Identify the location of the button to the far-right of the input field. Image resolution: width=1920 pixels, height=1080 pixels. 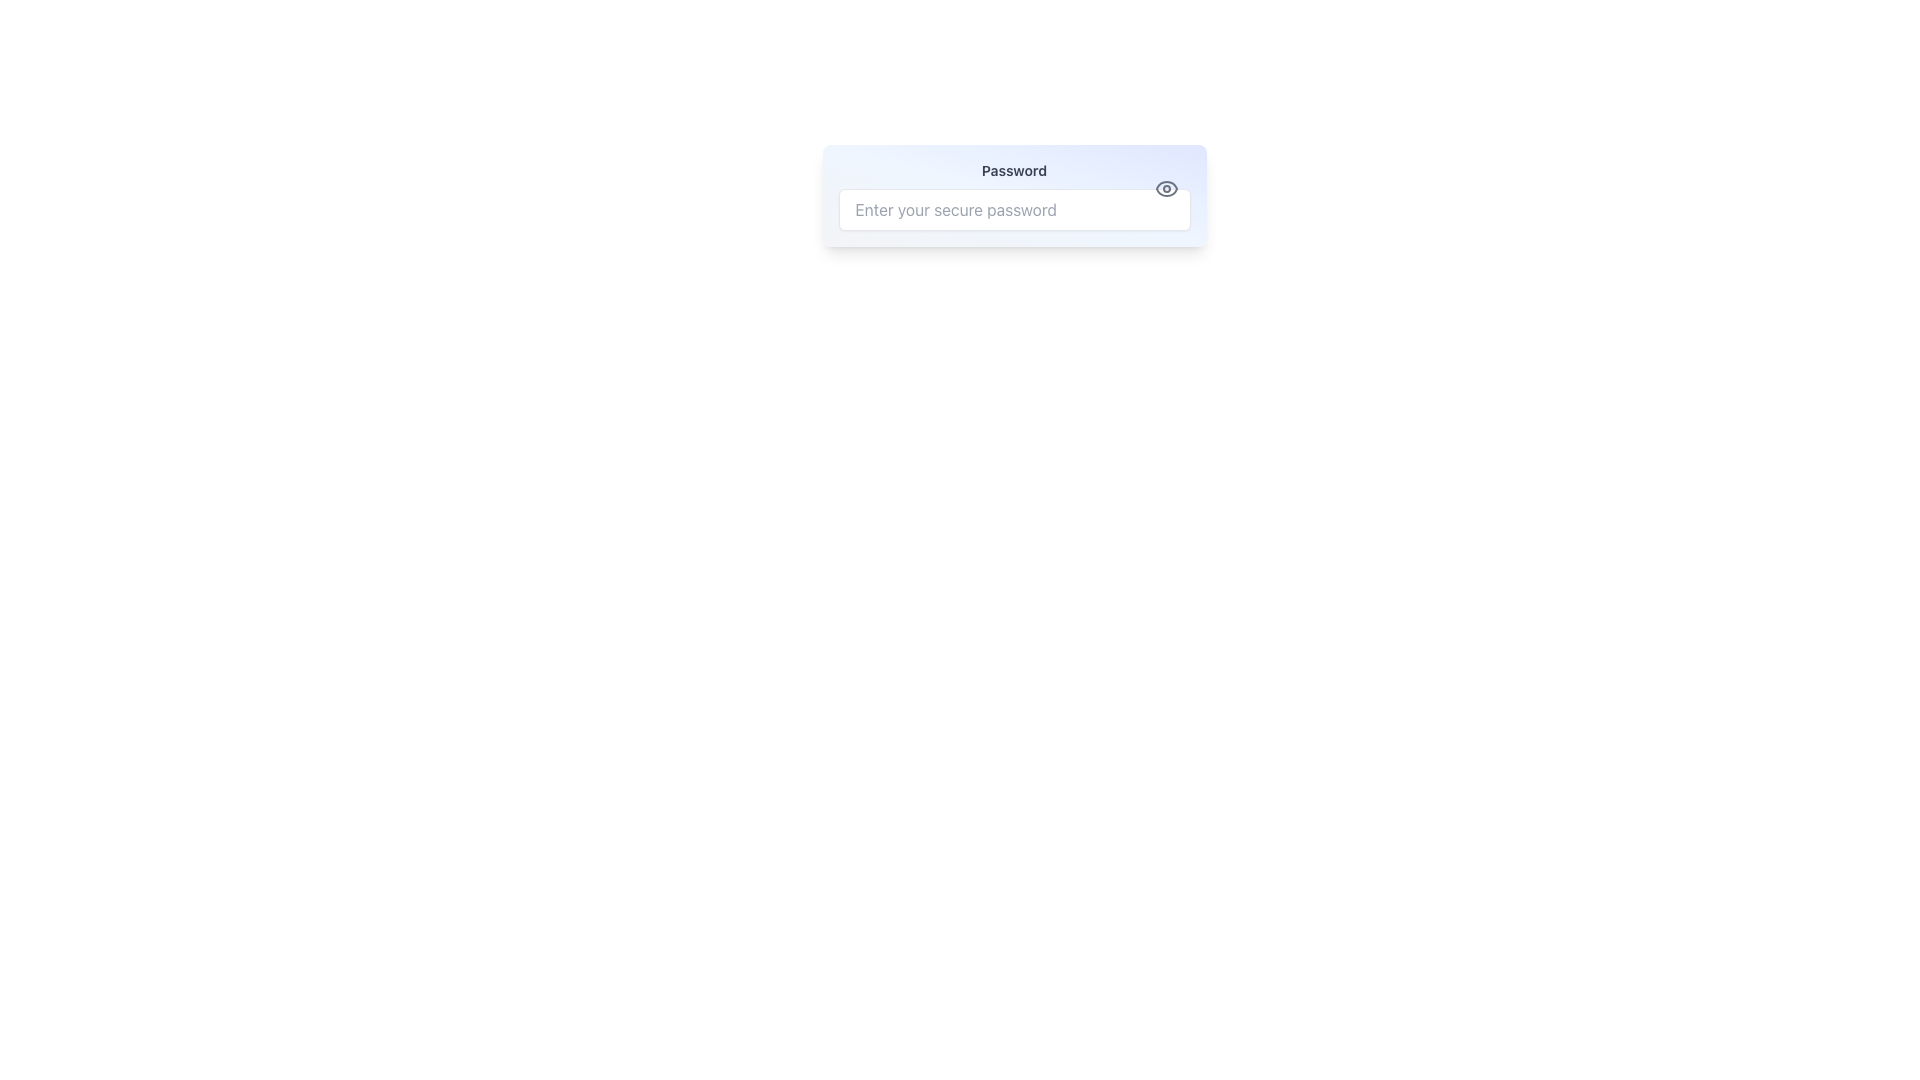
(1166, 189).